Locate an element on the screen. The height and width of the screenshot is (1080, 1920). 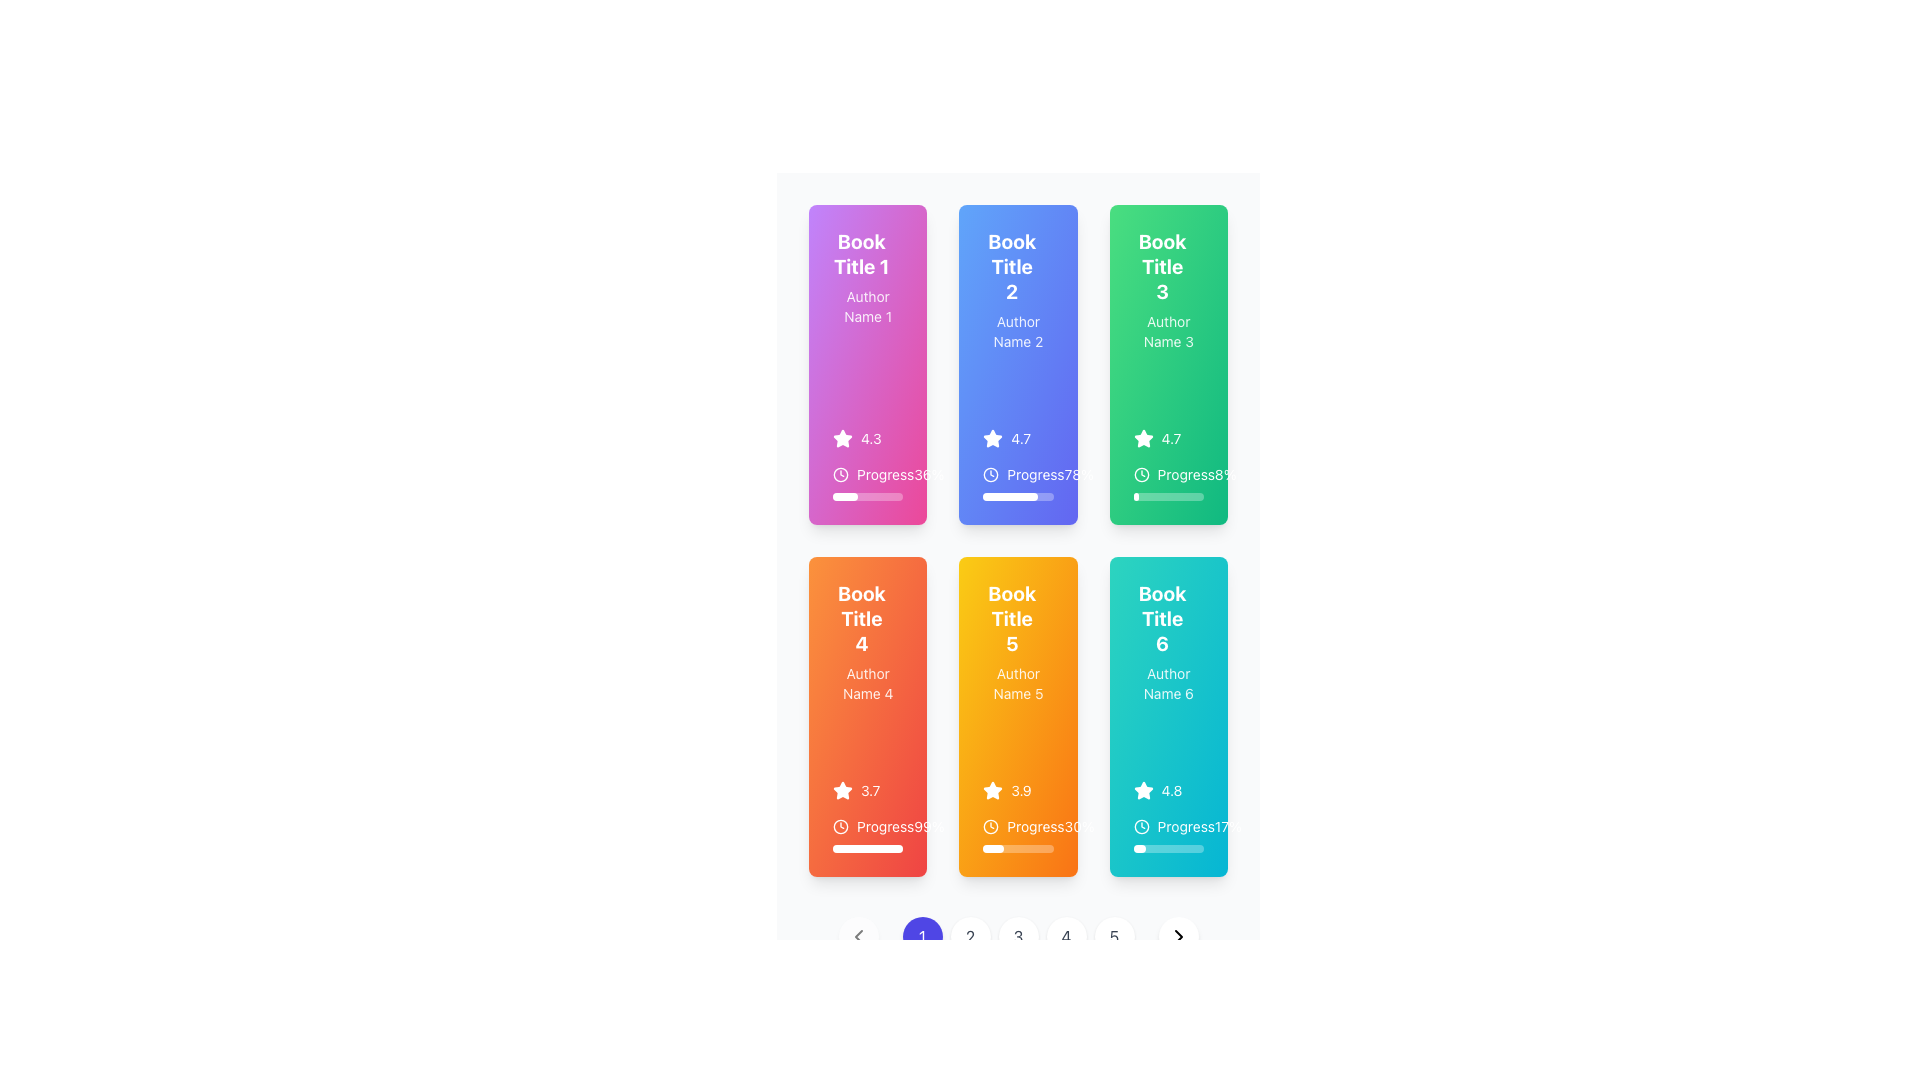
the fourth button in the pagination system to change its appearance is located at coordinates (1065, 937).